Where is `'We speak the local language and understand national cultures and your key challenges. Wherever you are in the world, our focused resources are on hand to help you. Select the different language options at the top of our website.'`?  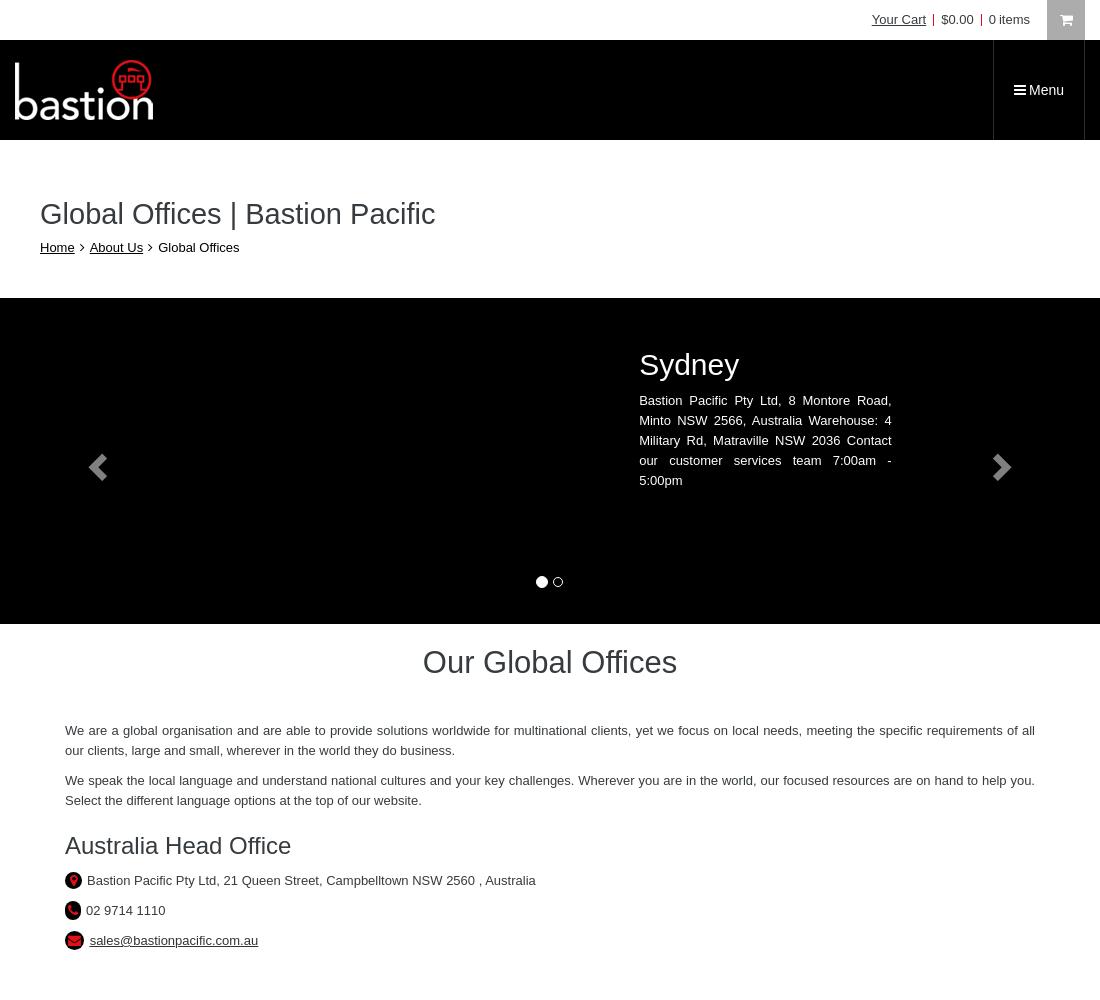
'We speak the local language and understand national cultures and your key challenges. Wherever you are in the world, our focused resources are on hand to help you. Select the different language options at the top of our website.' is located at coordinates (64, 790).